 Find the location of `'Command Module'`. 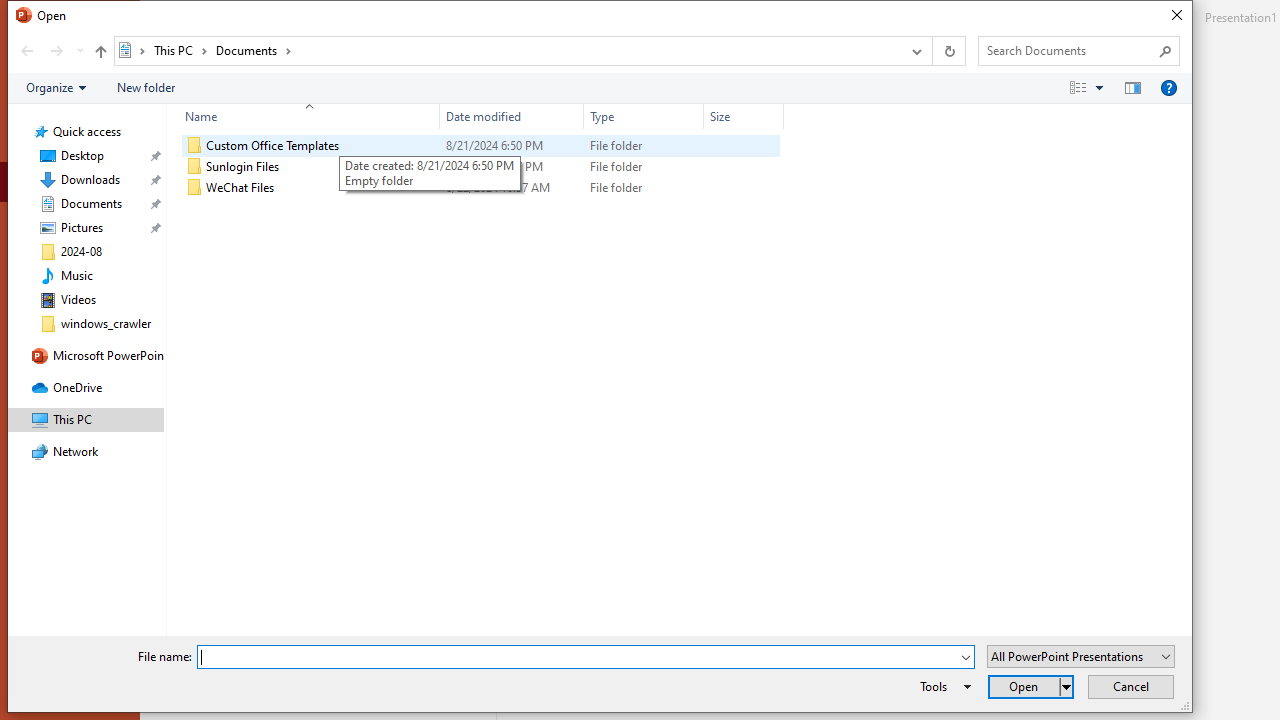

'Command Module' is located at coordinates (598, 87).